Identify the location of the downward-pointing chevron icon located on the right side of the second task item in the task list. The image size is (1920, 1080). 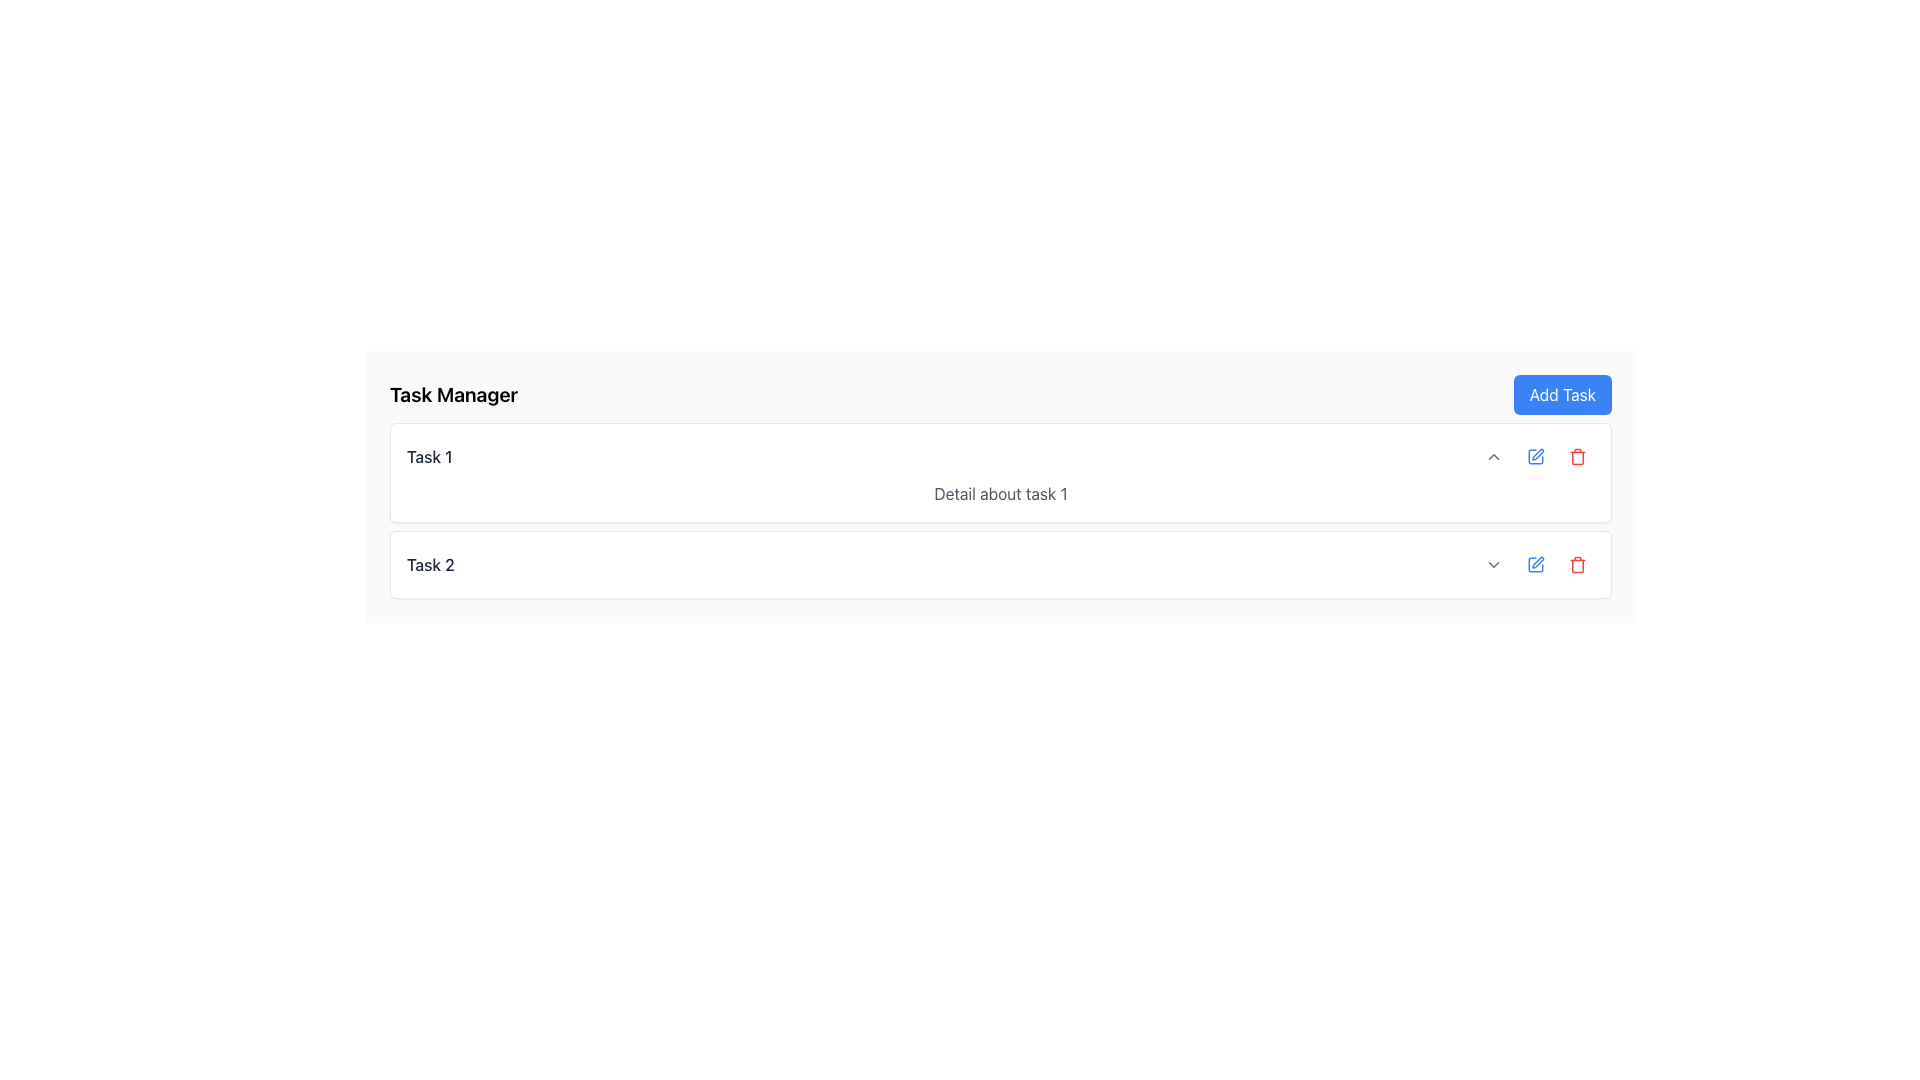
(1493, 564).